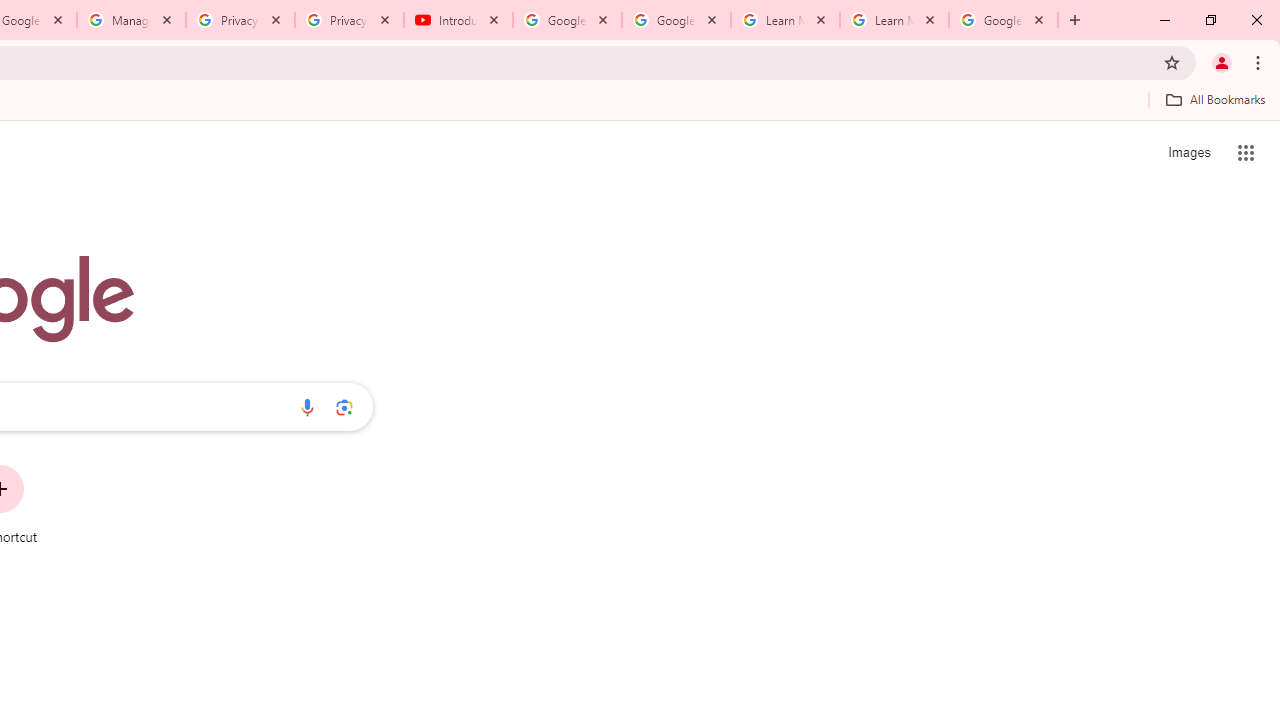 This screenshot has height=720, width=1280. Describe the element at coordinates (1245, 152) in the screenshot. I see `'Google apps'` at that location.